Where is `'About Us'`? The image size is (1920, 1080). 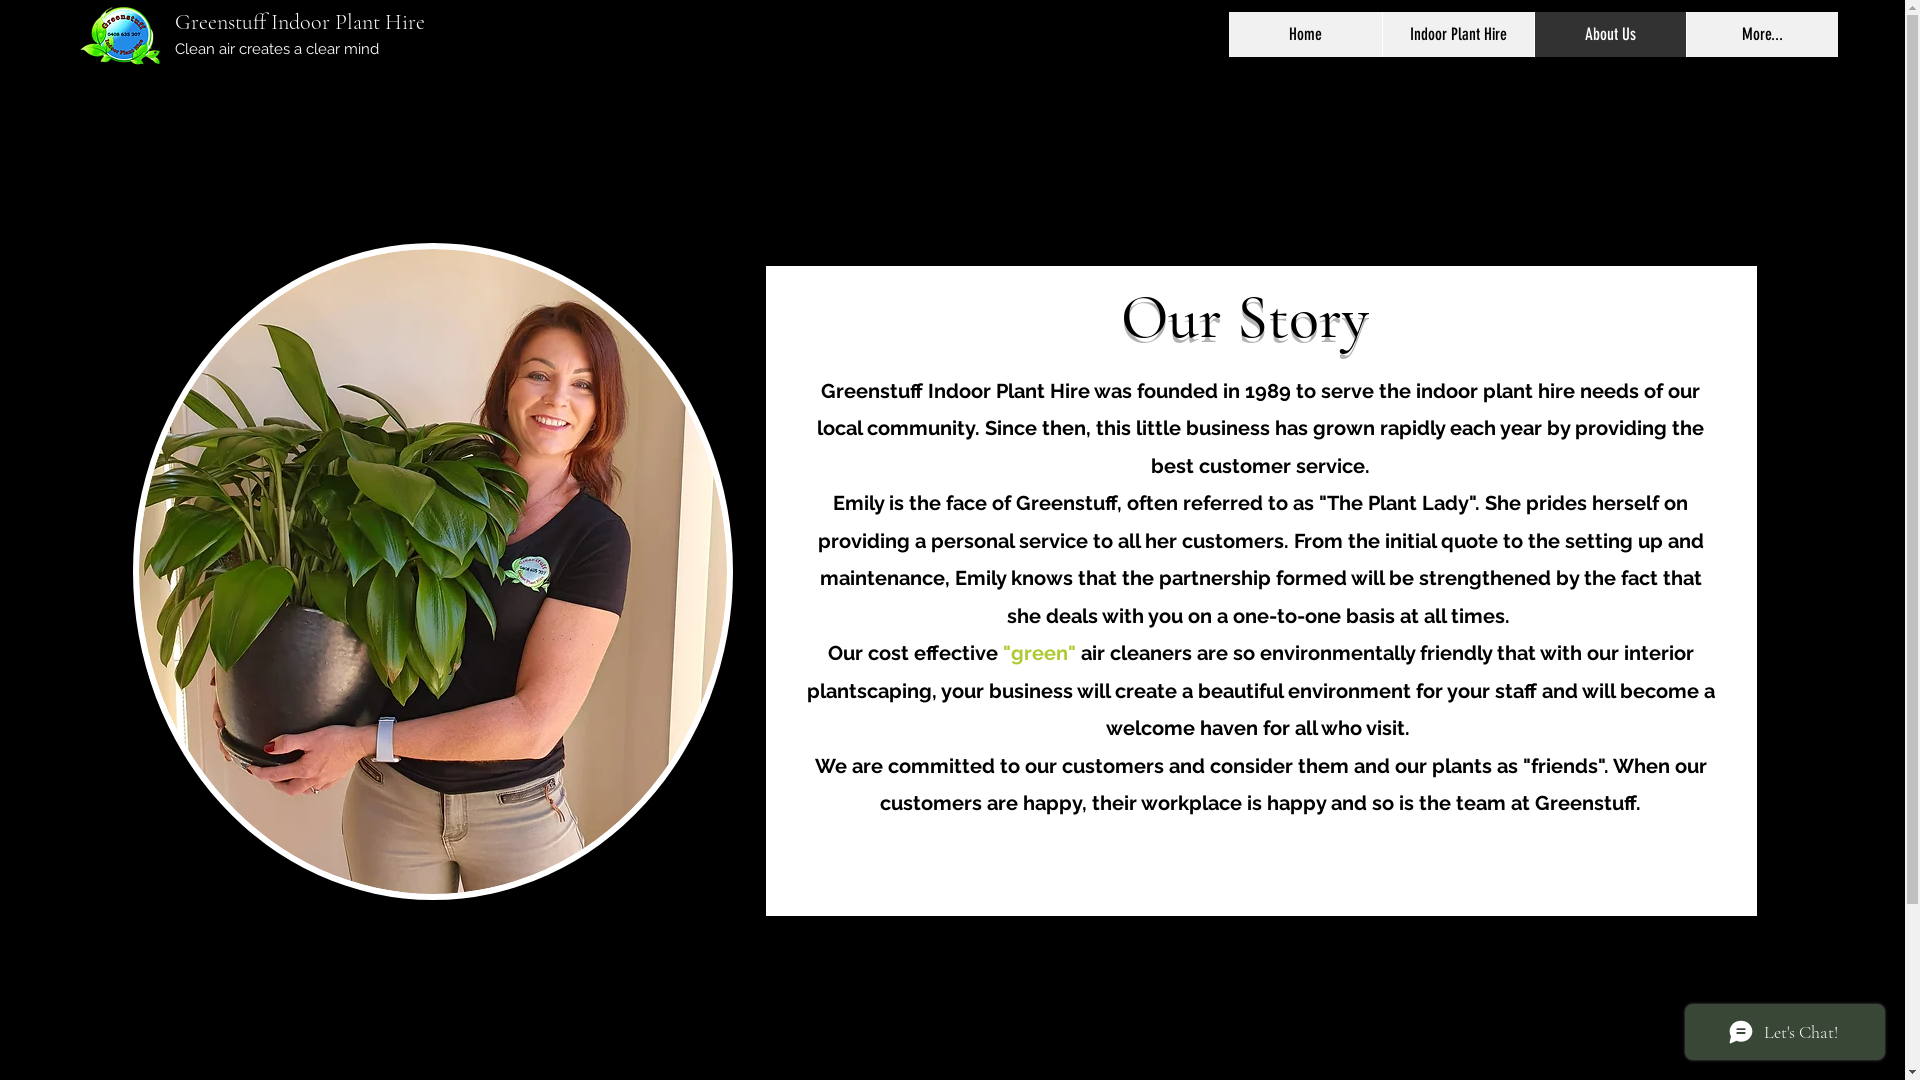 'About Us' is located at coordinates (1609, 34).